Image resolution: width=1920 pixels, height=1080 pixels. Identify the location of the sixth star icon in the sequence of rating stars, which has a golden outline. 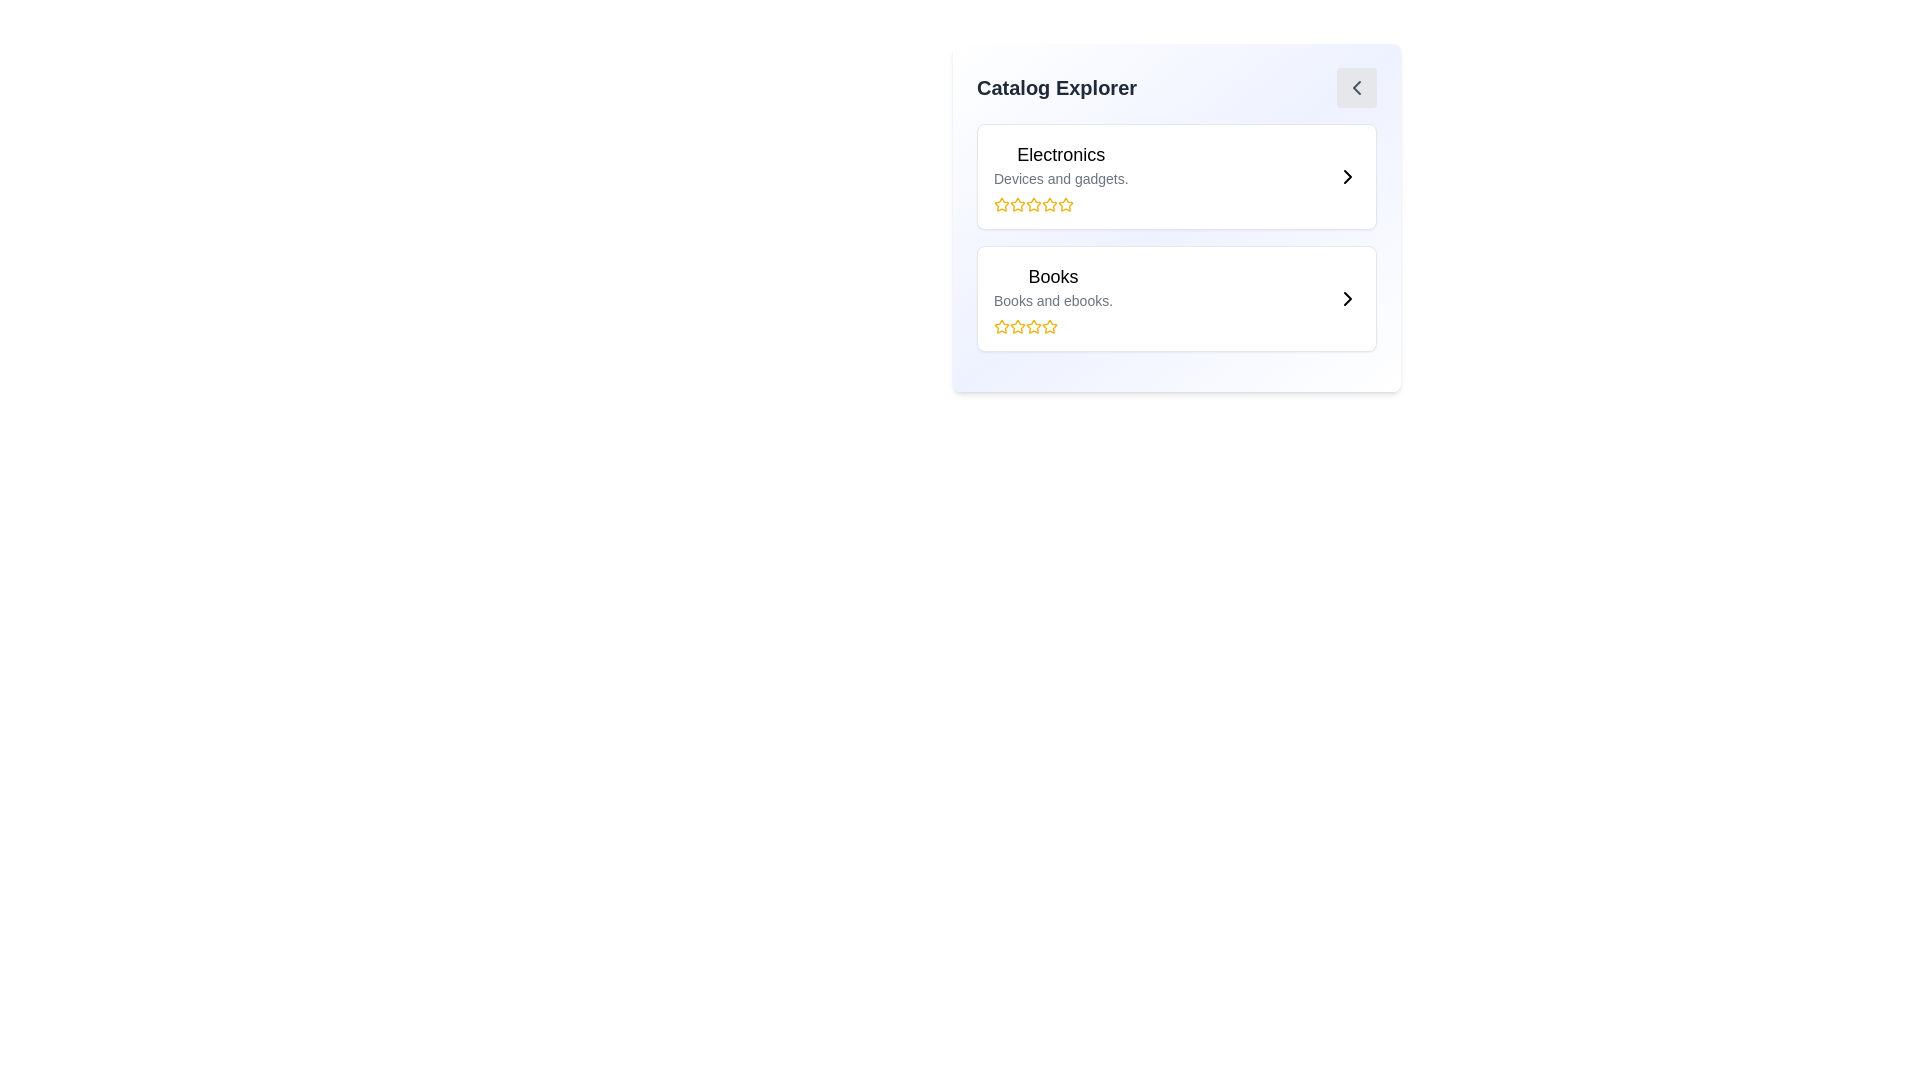
(1049, 326).